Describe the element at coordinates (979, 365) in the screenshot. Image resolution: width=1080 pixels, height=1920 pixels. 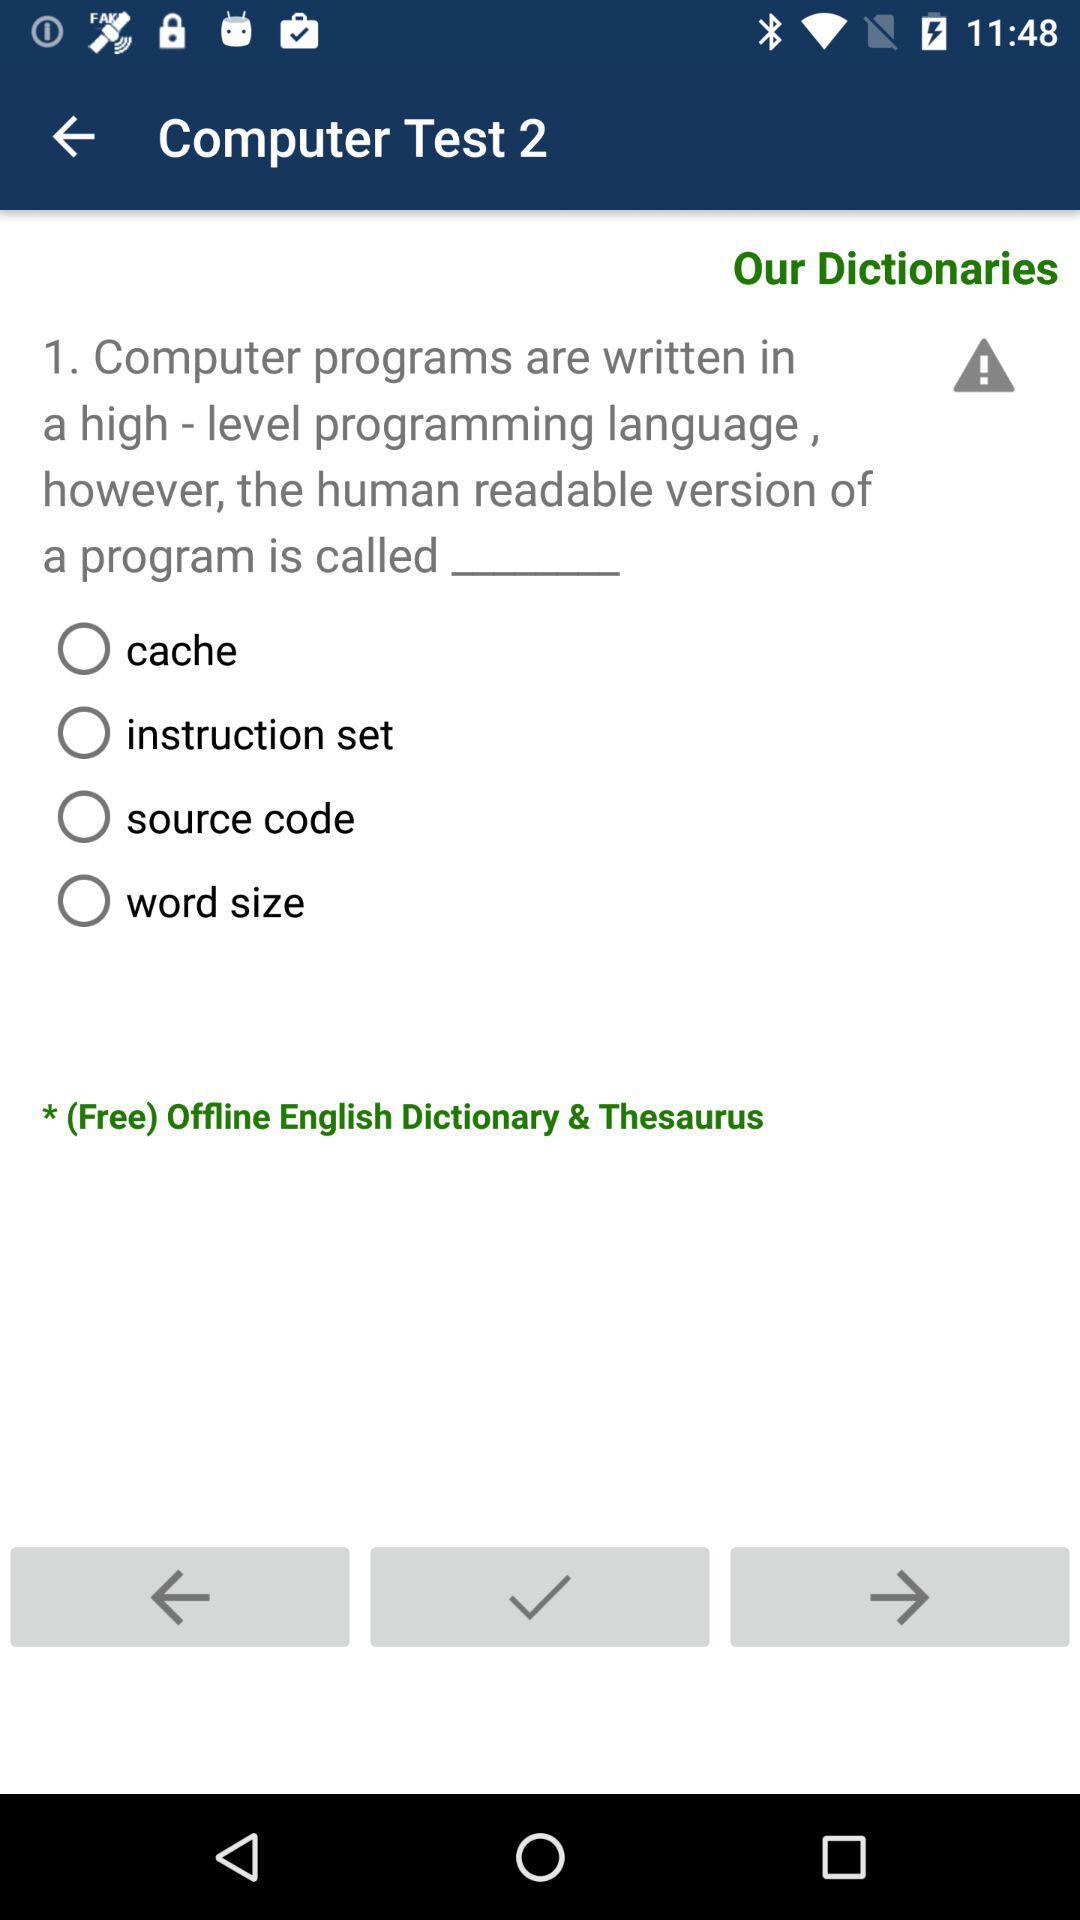
I see `the item above the cache icon` at that location.